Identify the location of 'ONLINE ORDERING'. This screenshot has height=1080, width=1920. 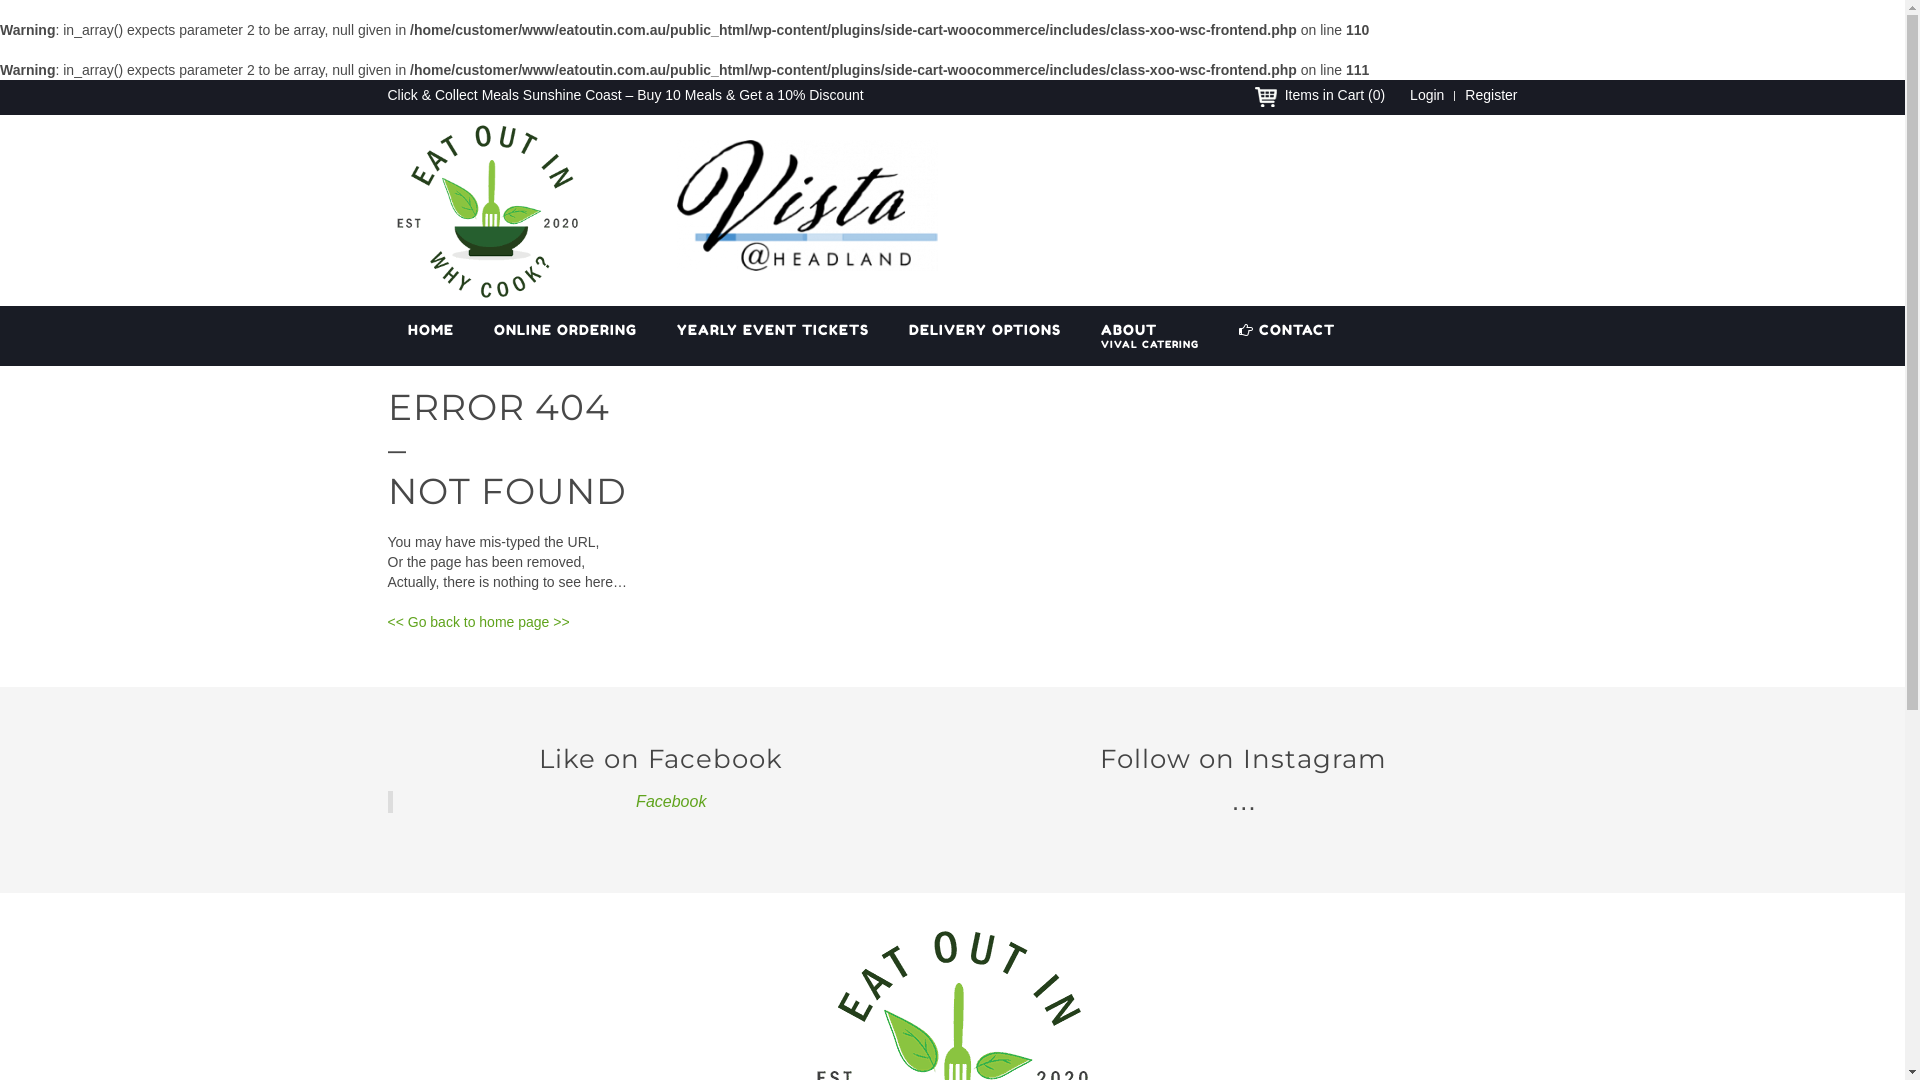
(564, 334).